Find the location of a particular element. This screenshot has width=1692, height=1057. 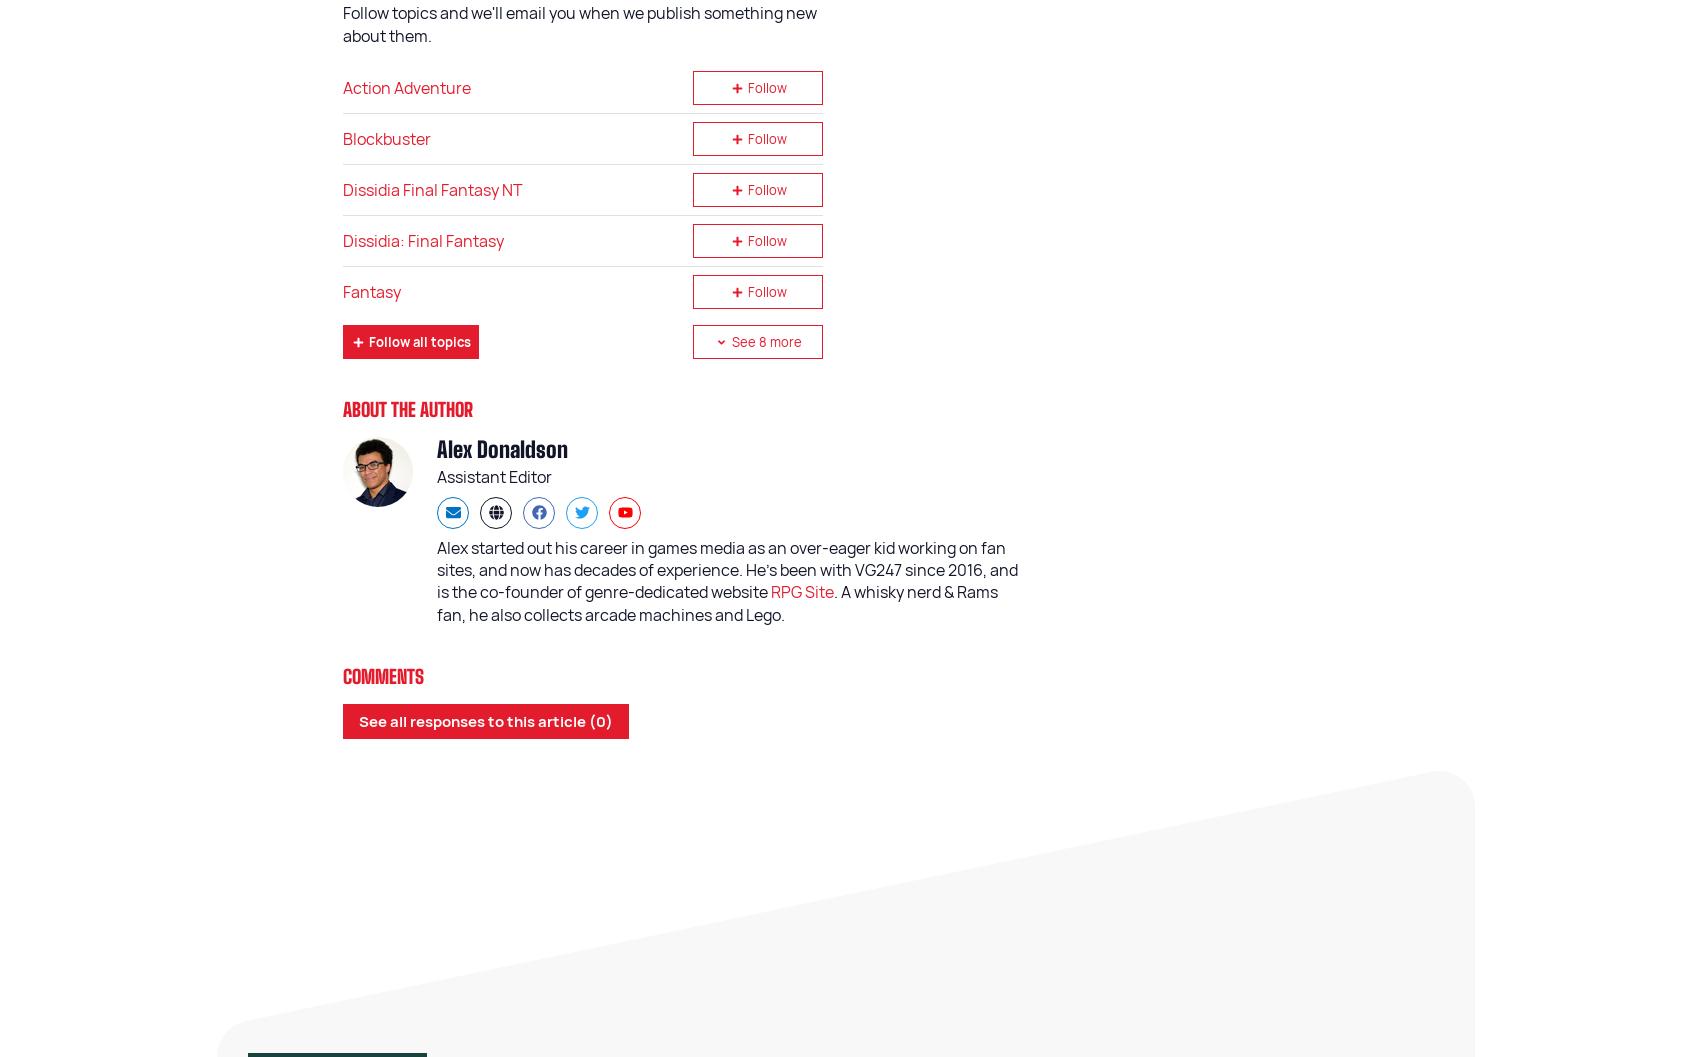

'Dissidia Final Fantasy NT' is located at coordinates (431, 190).